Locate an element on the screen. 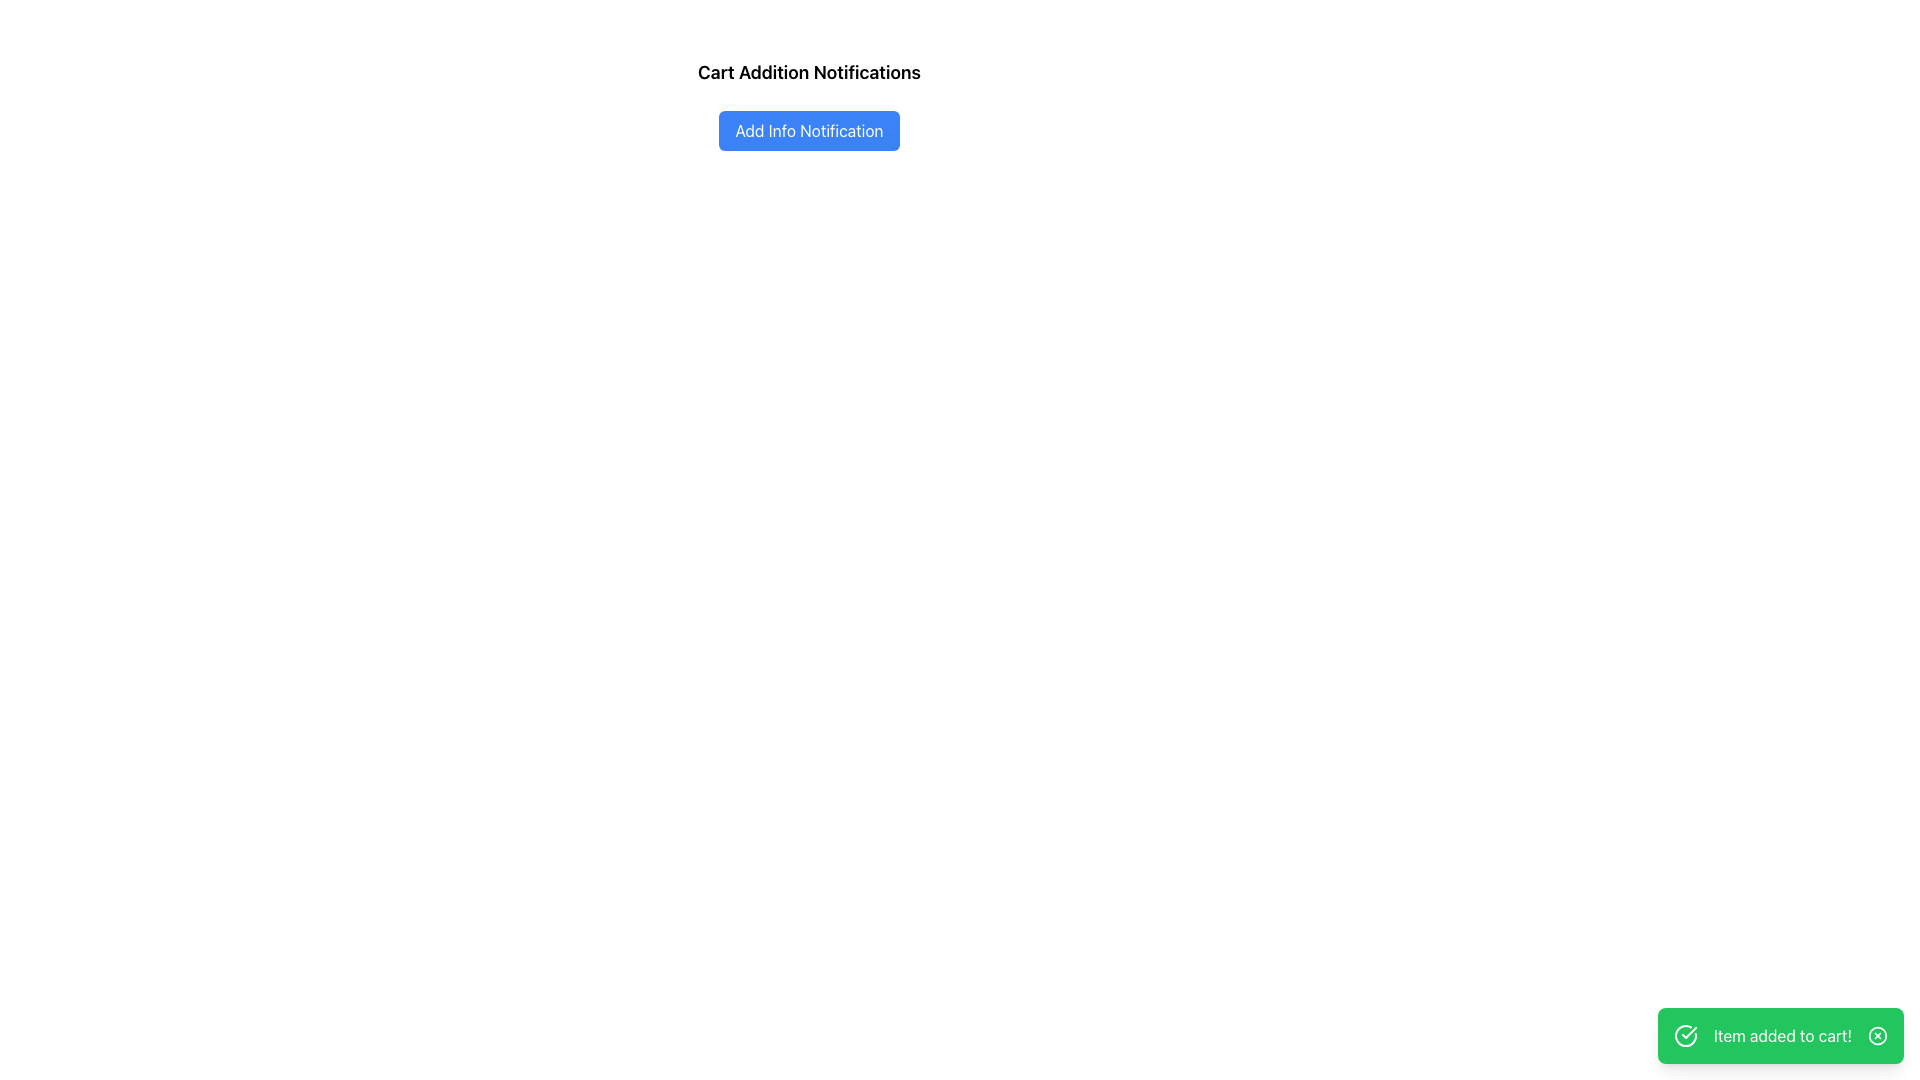 The image size is (1920, 1080). displayed message in the green notification block that says 'Item added to cart!' is located at coordinates (1780, 1035).